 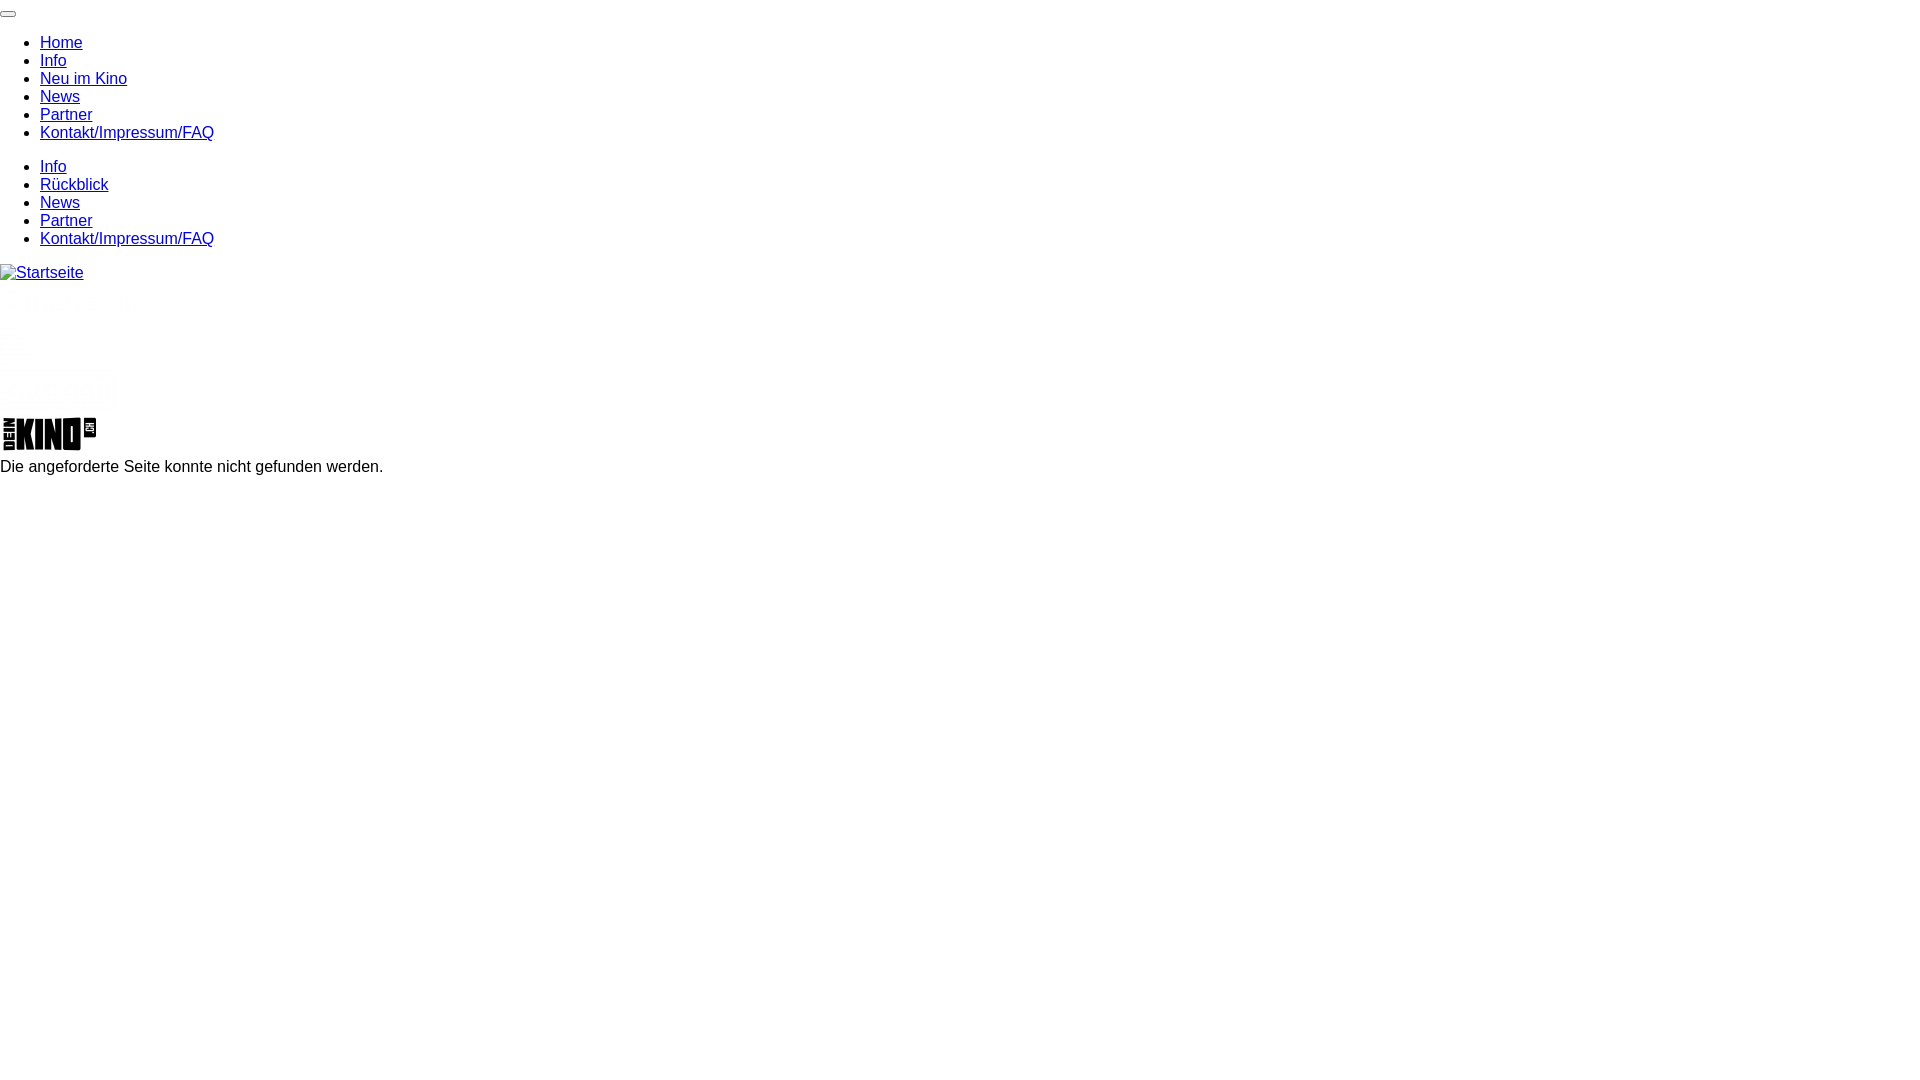 What do you see at coordinates (39, 237) in the screenshot?
I see `'Kontakt/Impressum/FAQ'` at bounding box center [39, 237].